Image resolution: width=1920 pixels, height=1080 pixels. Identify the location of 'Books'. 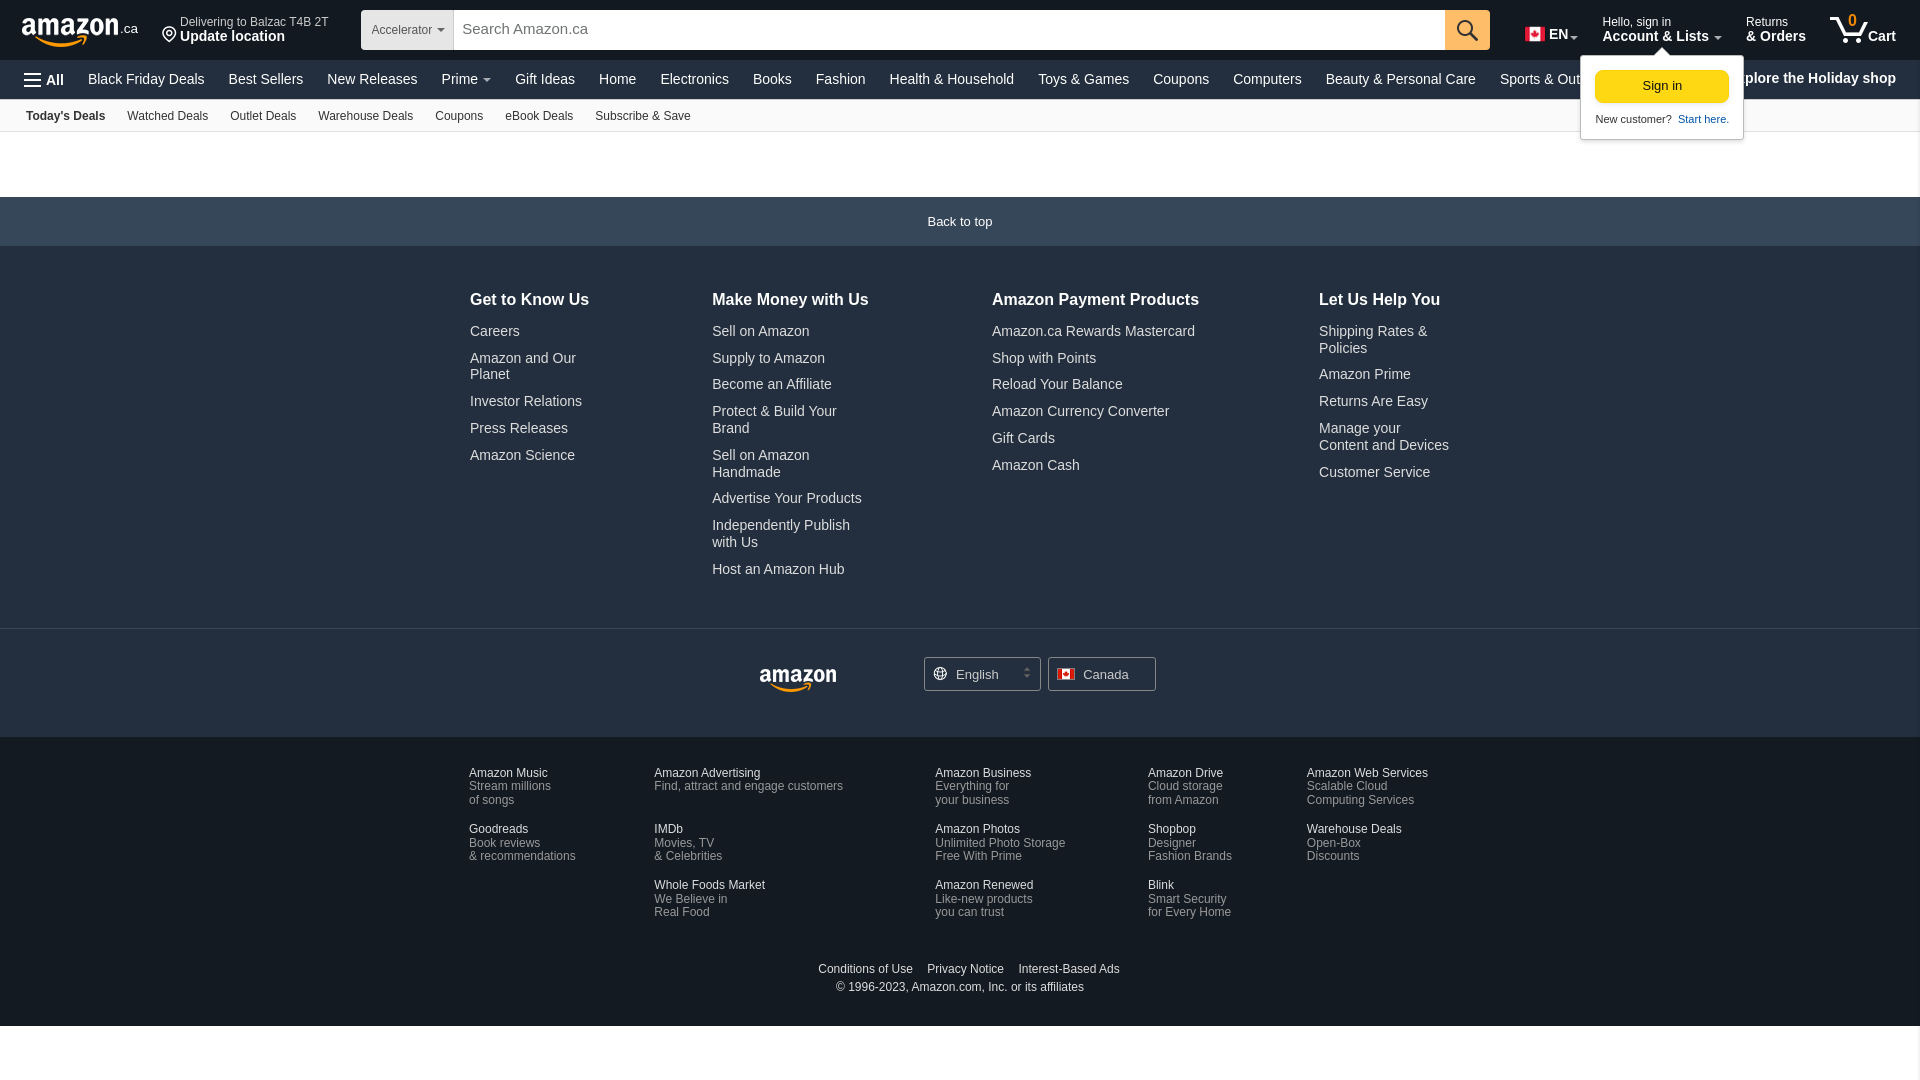
(771, 77).